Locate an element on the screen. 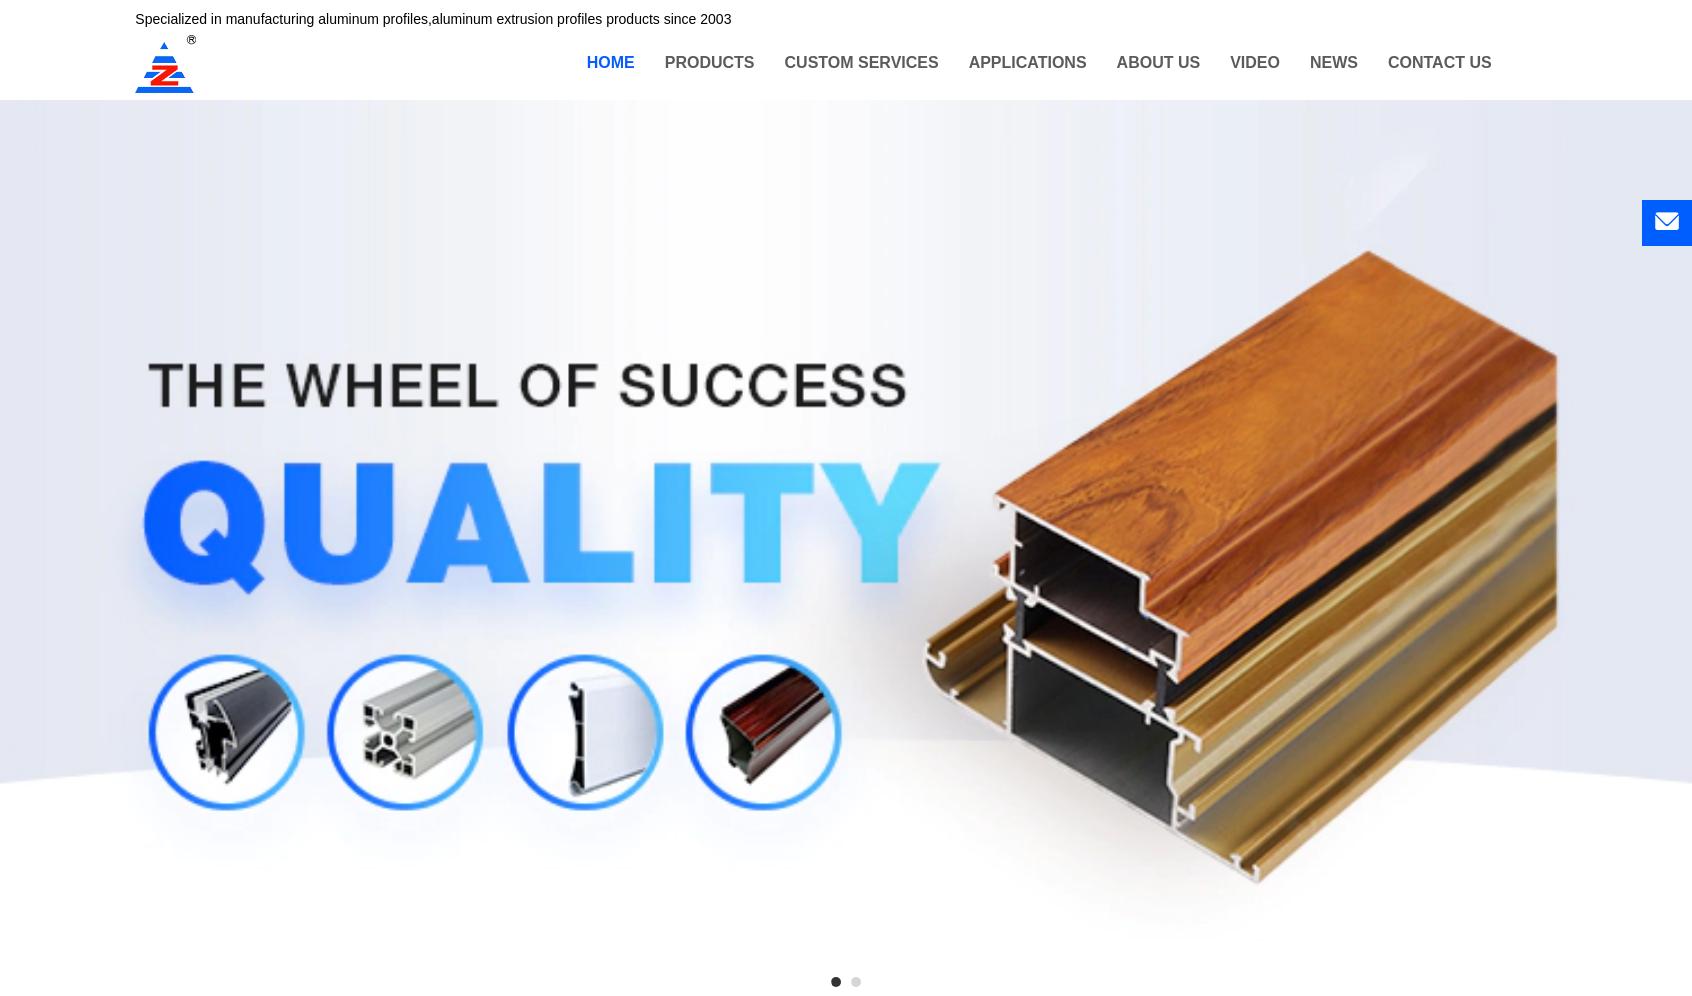  'Aluminium Curtain Rod' is located at coordinates (741, 208).